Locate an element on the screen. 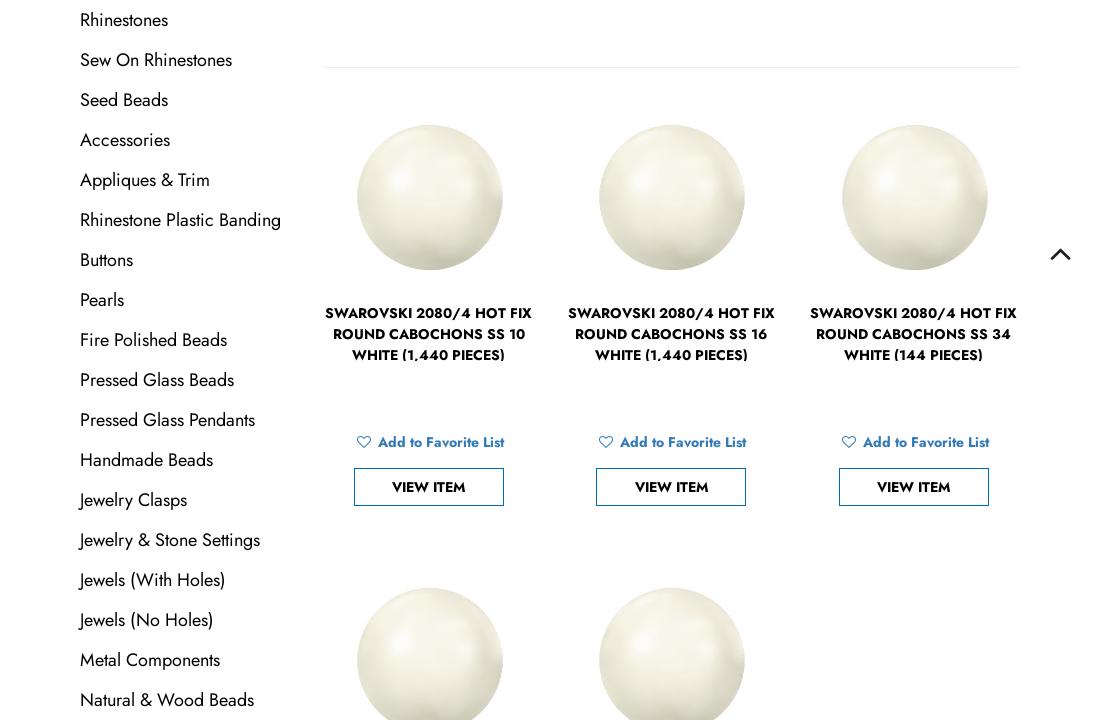 The height and width of the screenshot is (720, 1100). 'Sew On Rhinestones' is located at coordinates (154, 58).